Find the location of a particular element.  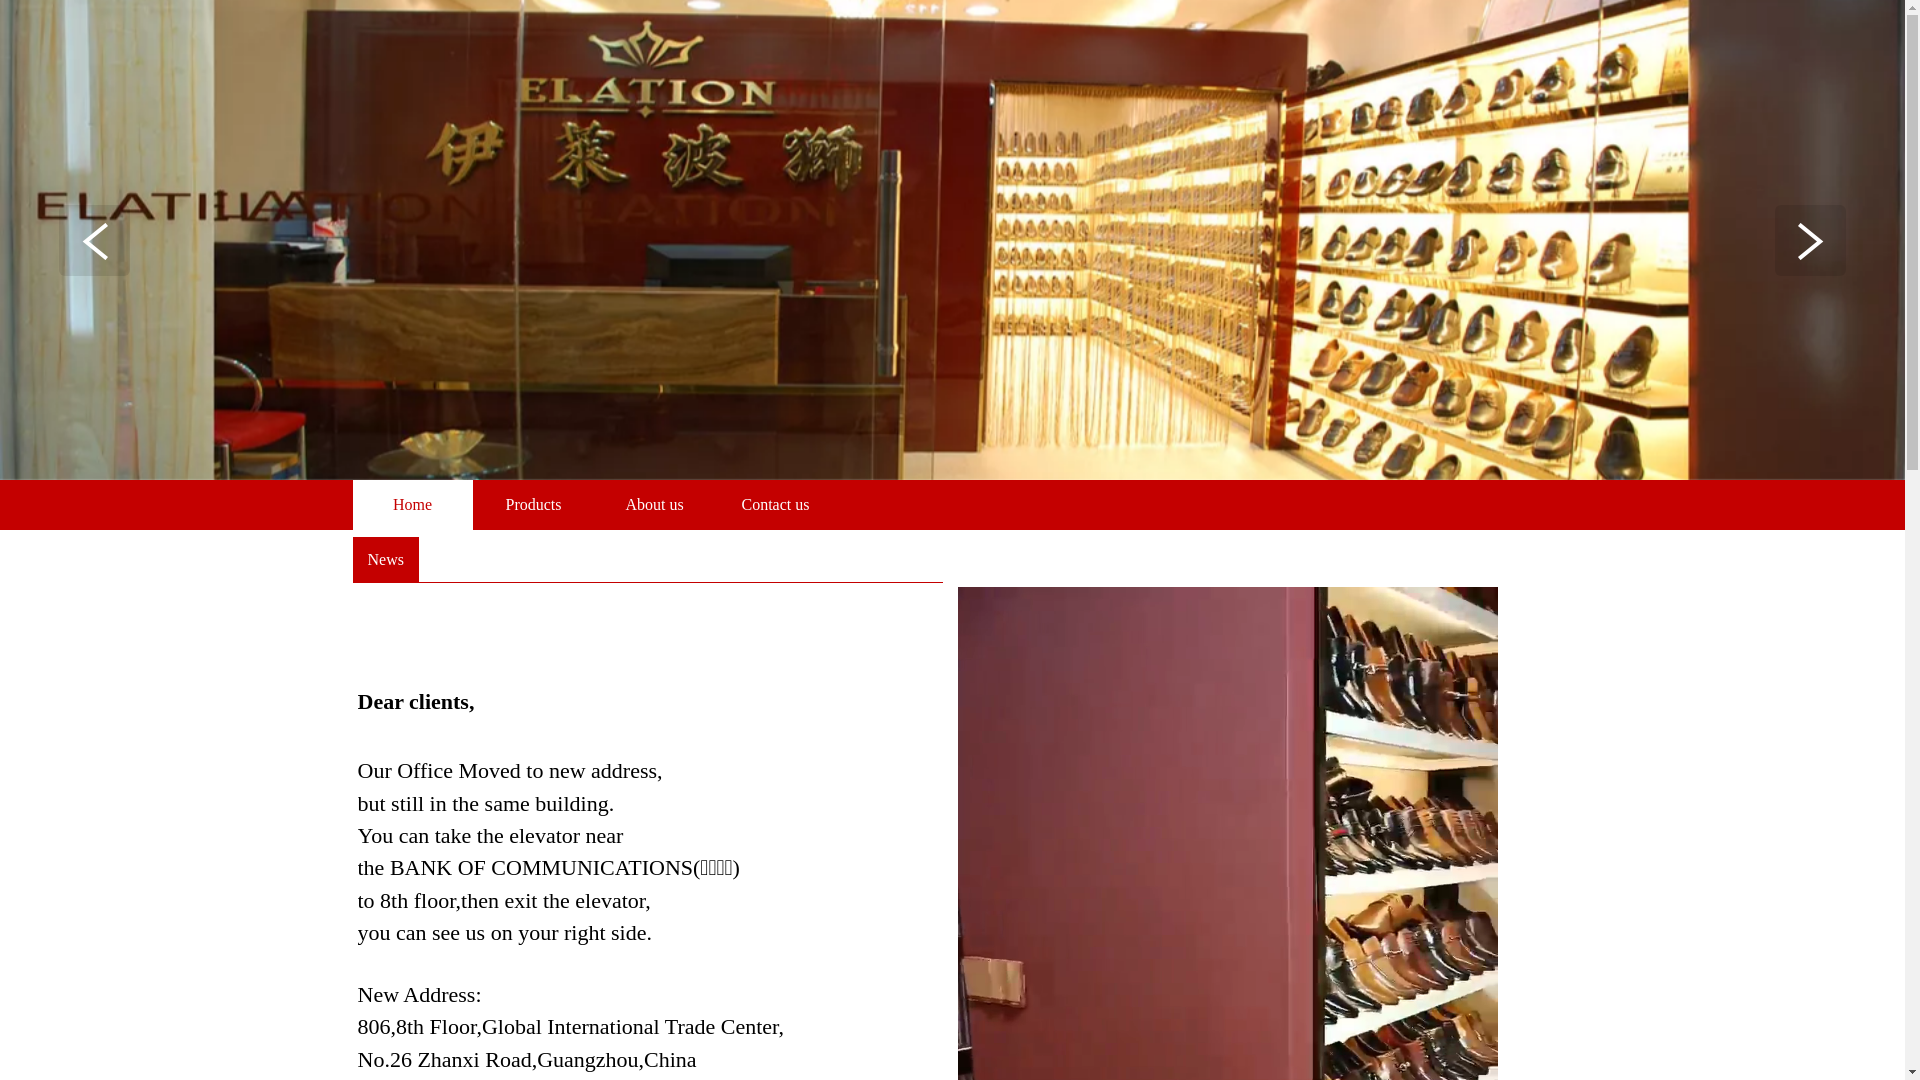

'Products' is located at coordinates (533, 504).